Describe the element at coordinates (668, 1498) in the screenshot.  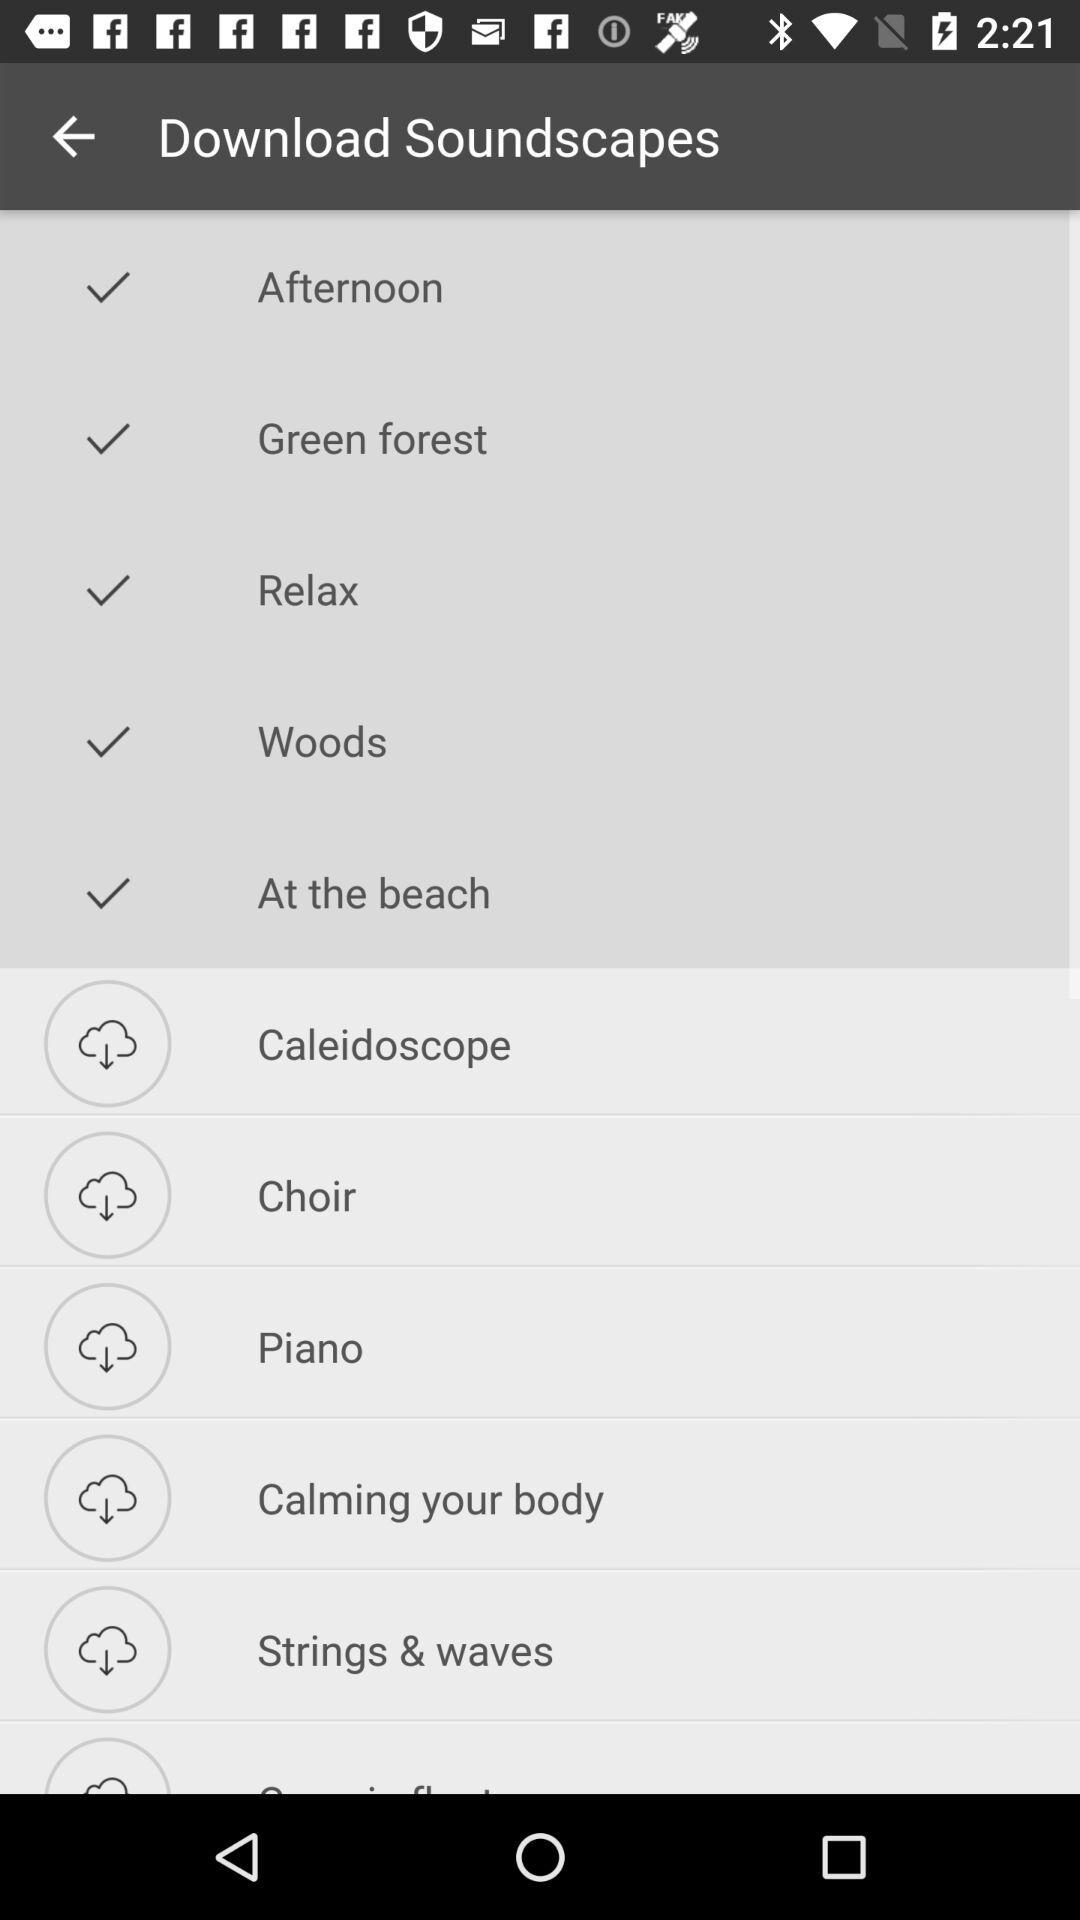
I see `the calming your body icon` at that location.